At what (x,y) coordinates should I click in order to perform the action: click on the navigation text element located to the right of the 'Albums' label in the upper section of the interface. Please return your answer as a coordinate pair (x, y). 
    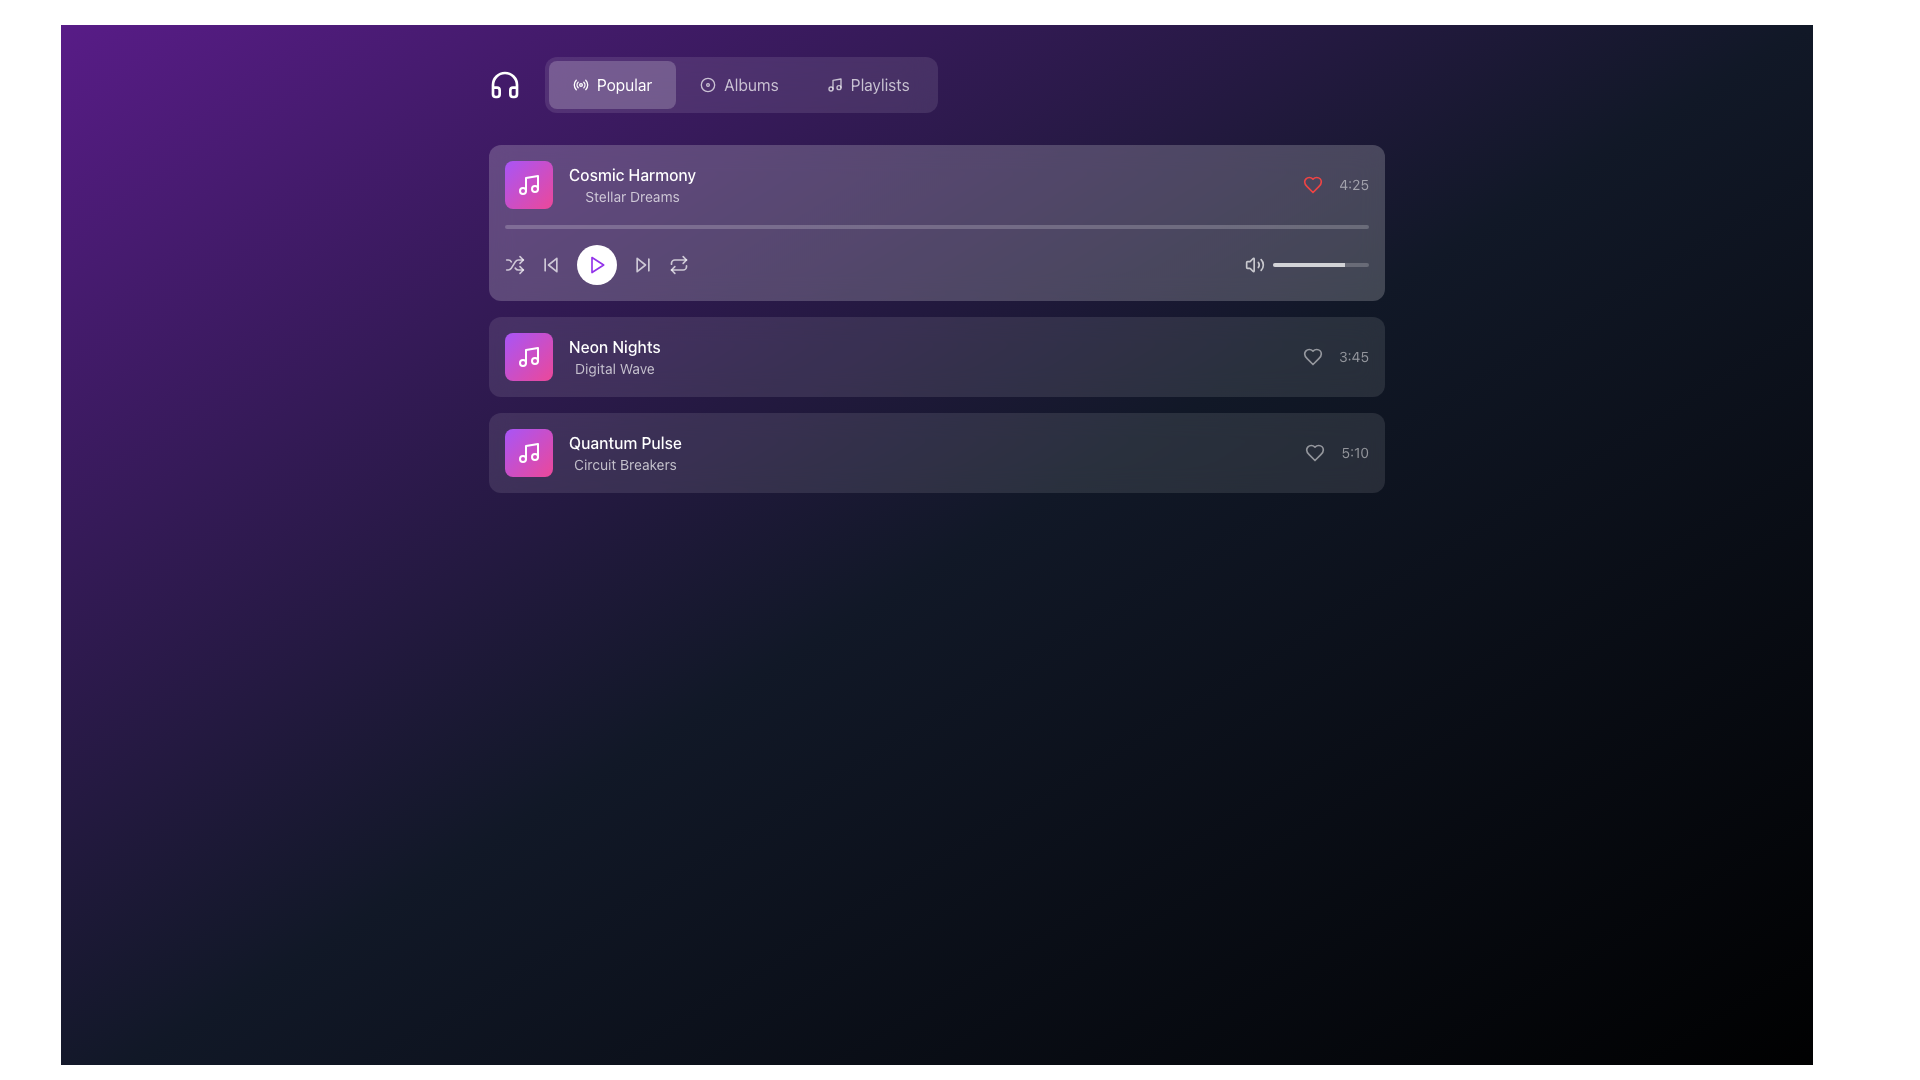
    Looking at the image, I should click on (880, 83).